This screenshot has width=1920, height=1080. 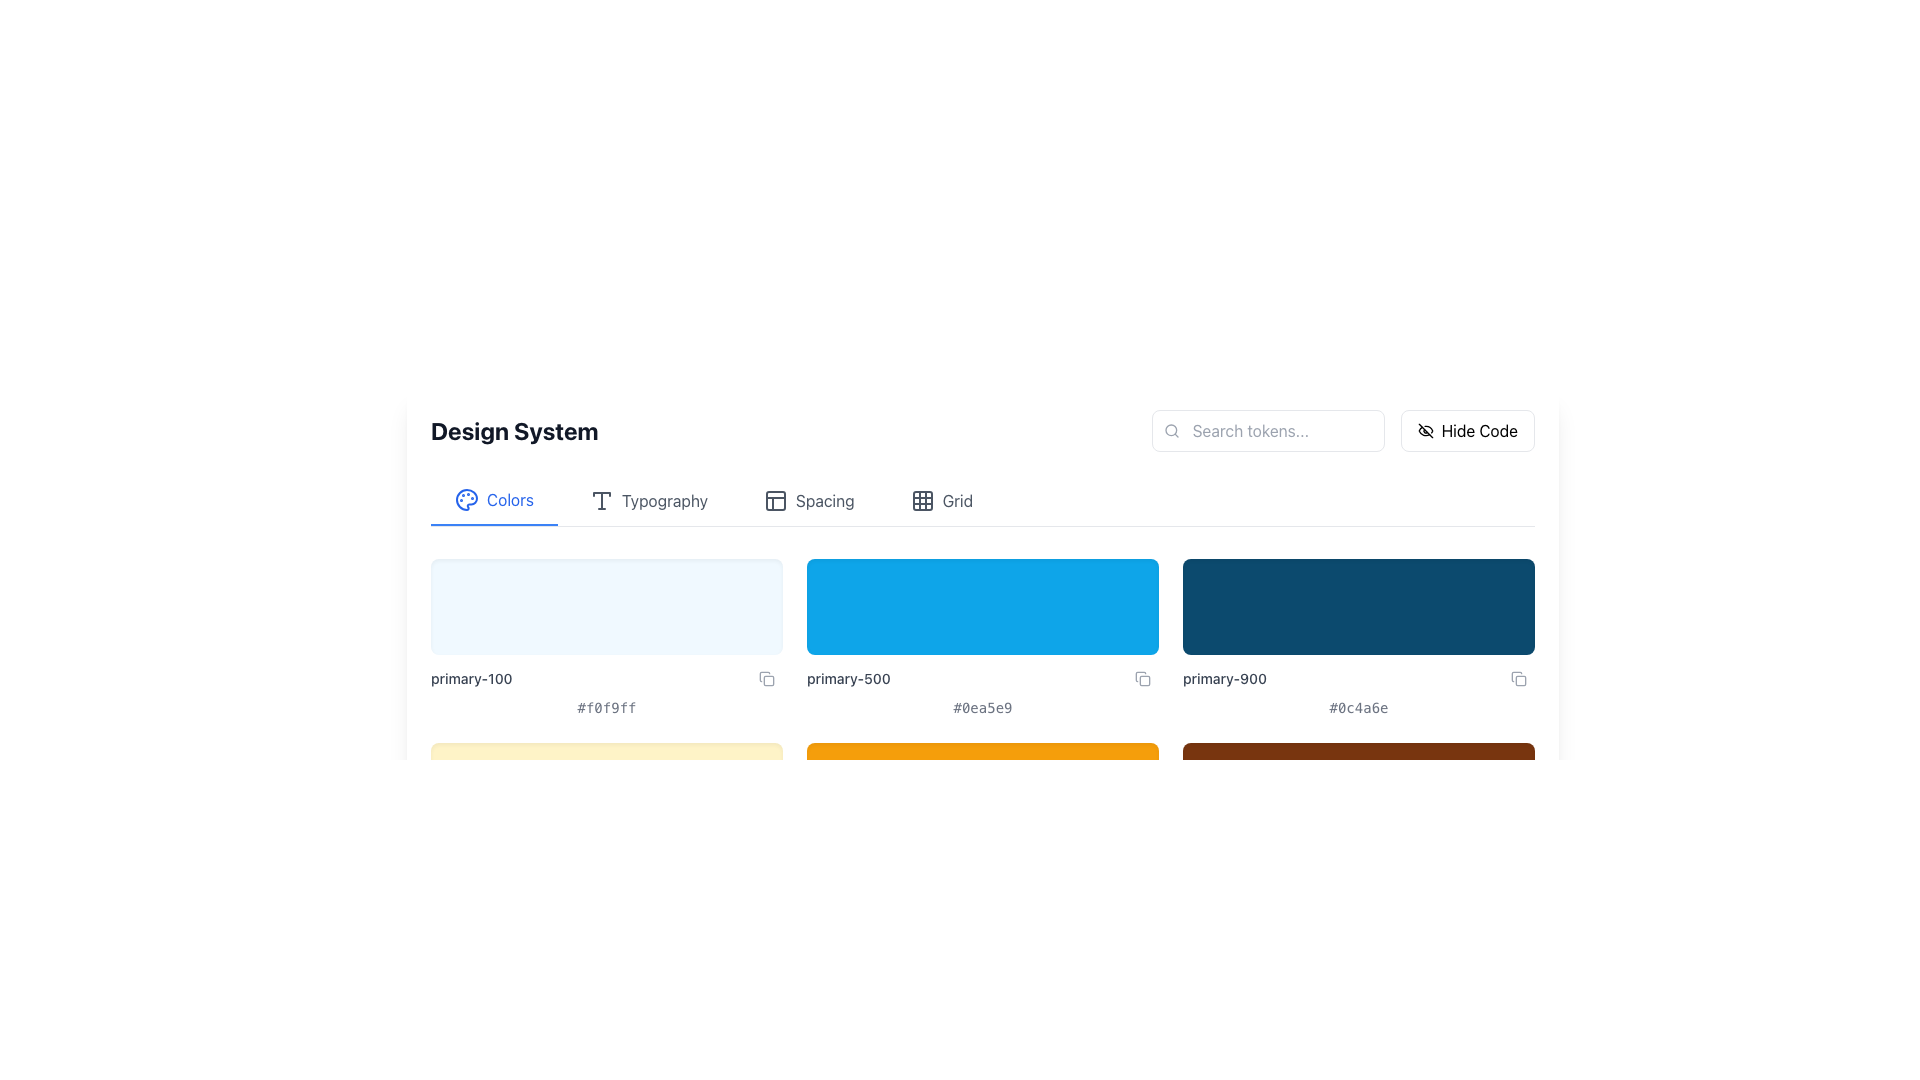 What do you see at coordinates (766, 677) in the screenshot?
I see `the copy command button icon located towards the top area of the interface` at bounding box center [766, 677].